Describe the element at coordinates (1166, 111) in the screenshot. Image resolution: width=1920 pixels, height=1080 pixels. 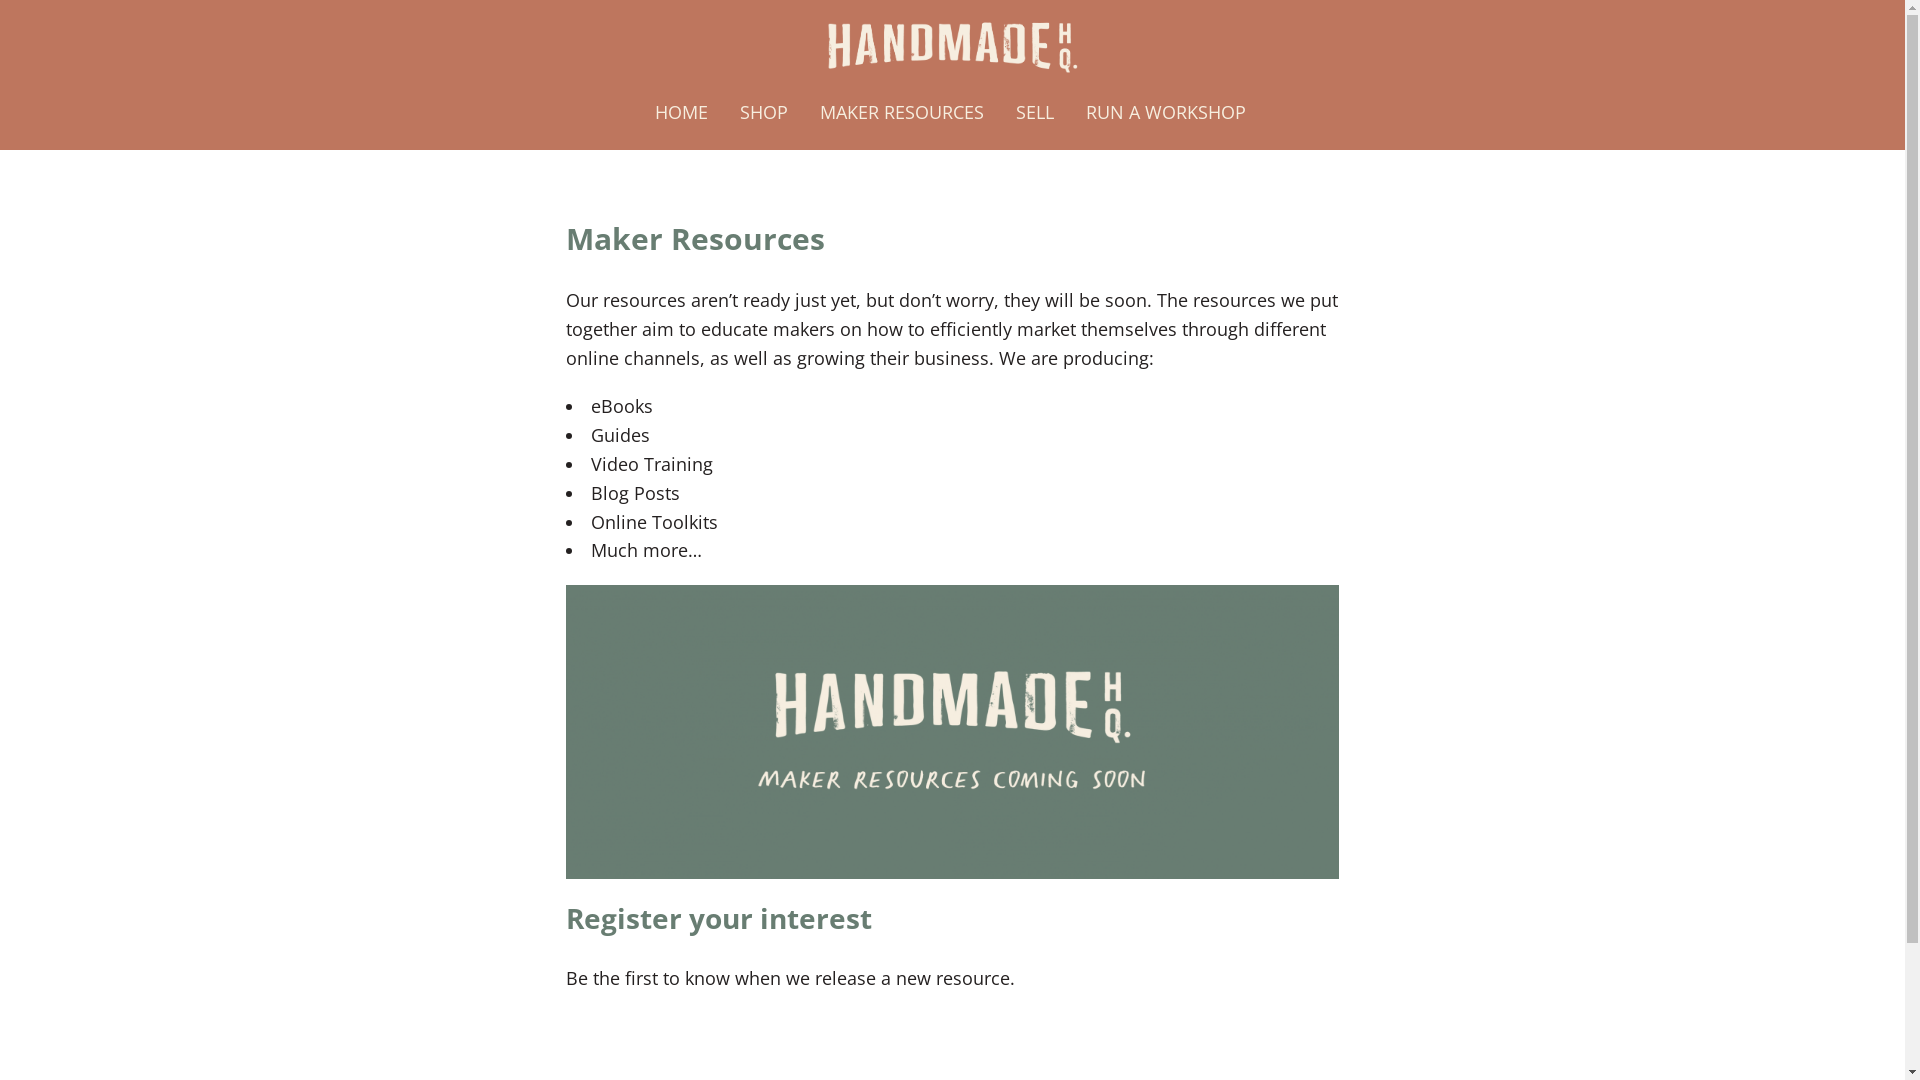
I see `'RUN A WORKSHOP'` at that location.